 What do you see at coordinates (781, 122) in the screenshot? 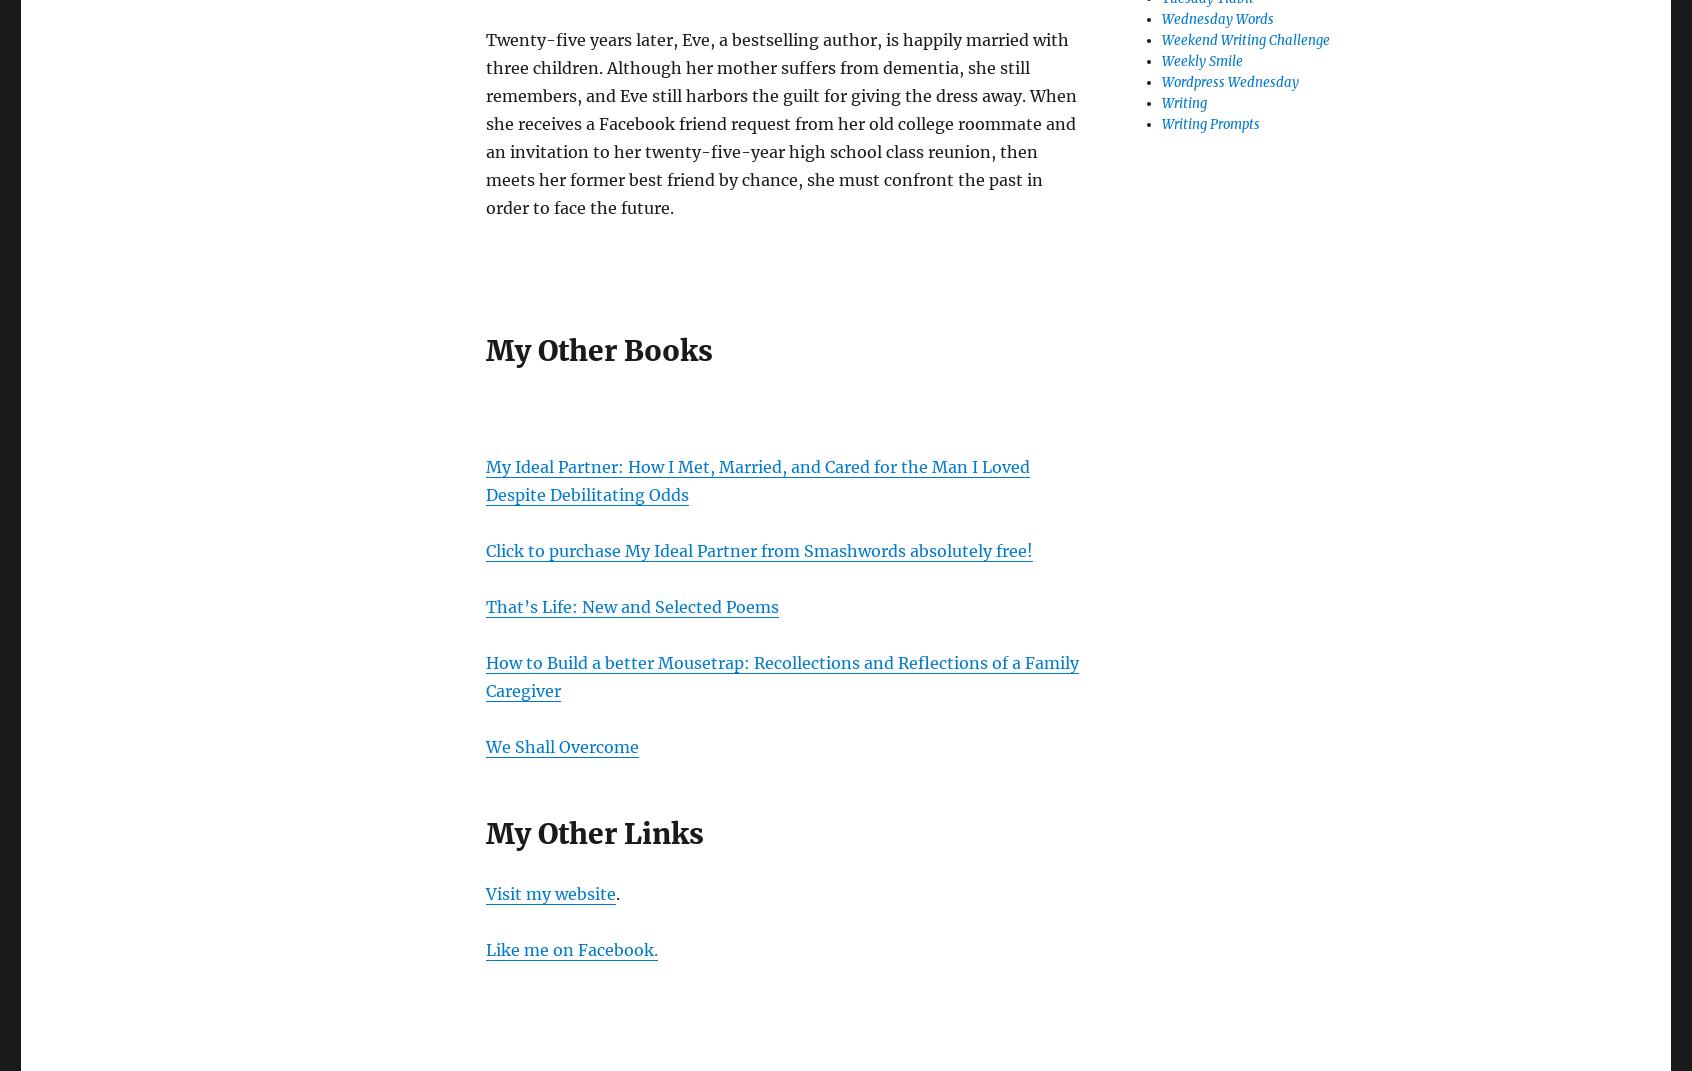
I see `'Twenty-five years later, Eve, a bestselling author, is happily married with three children. Although her mother suffers from dementia, she still remembers, and Eve still harbors the guilt for giving the dress away. When she receives a Facebook friend request from her old college roommate and an invitation to her twenty-five-year high school class reunion, then meets her former best friend by chance, she must confront the past in order to face the future.'` at bounding box center [781, 122].